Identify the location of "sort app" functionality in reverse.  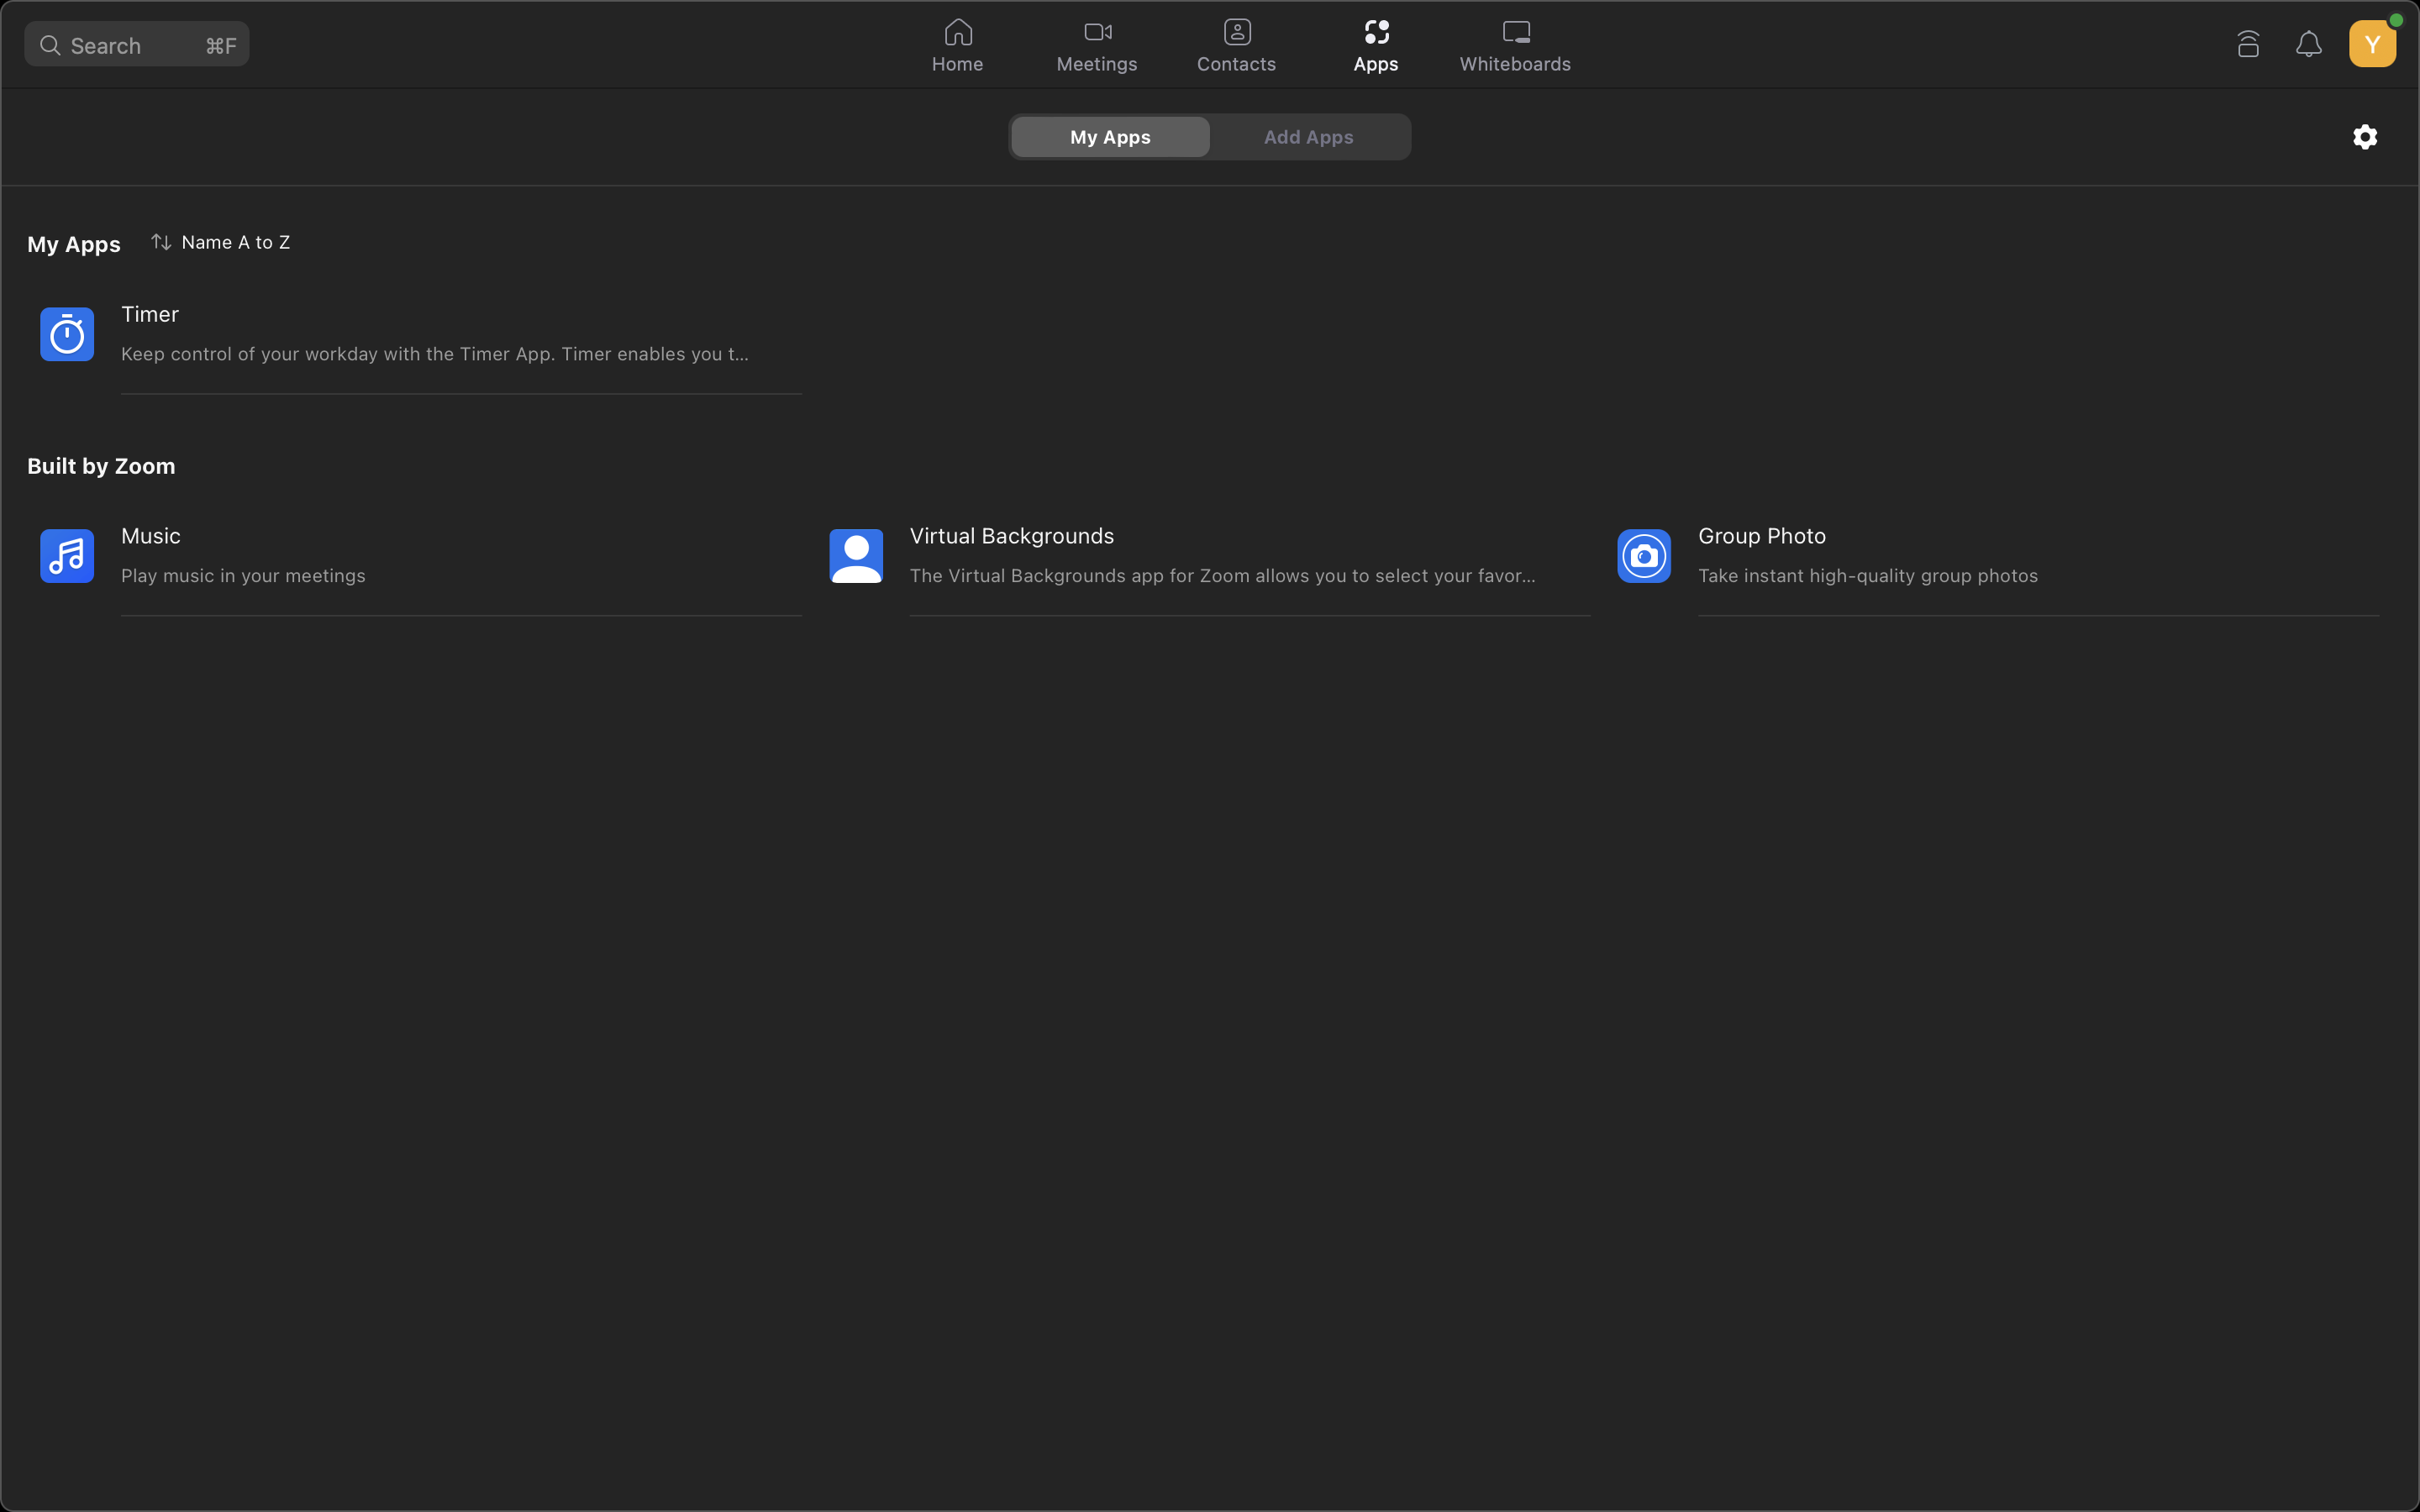
(224, 239).